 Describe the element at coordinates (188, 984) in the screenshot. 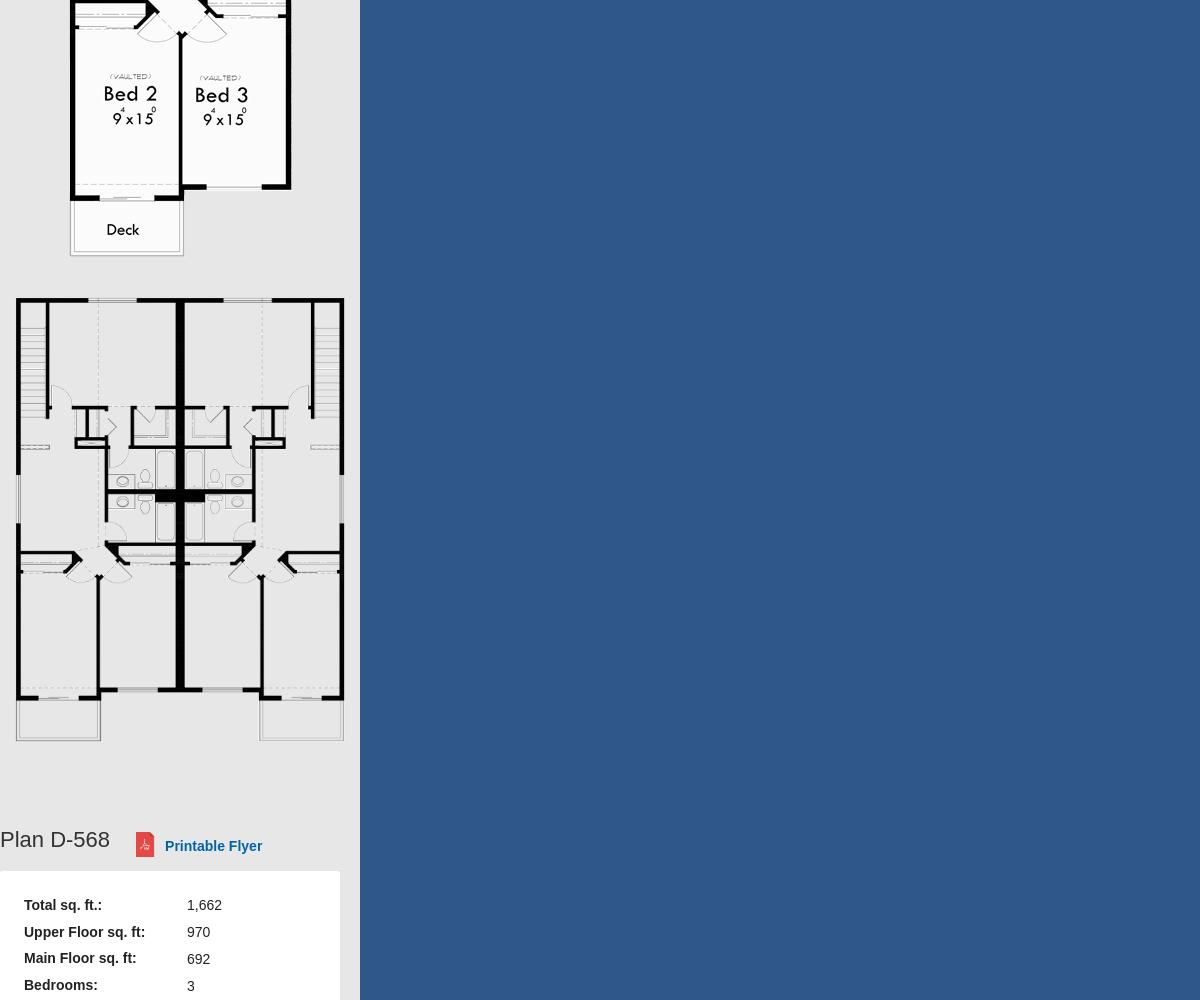

I see `'3'` at that location.